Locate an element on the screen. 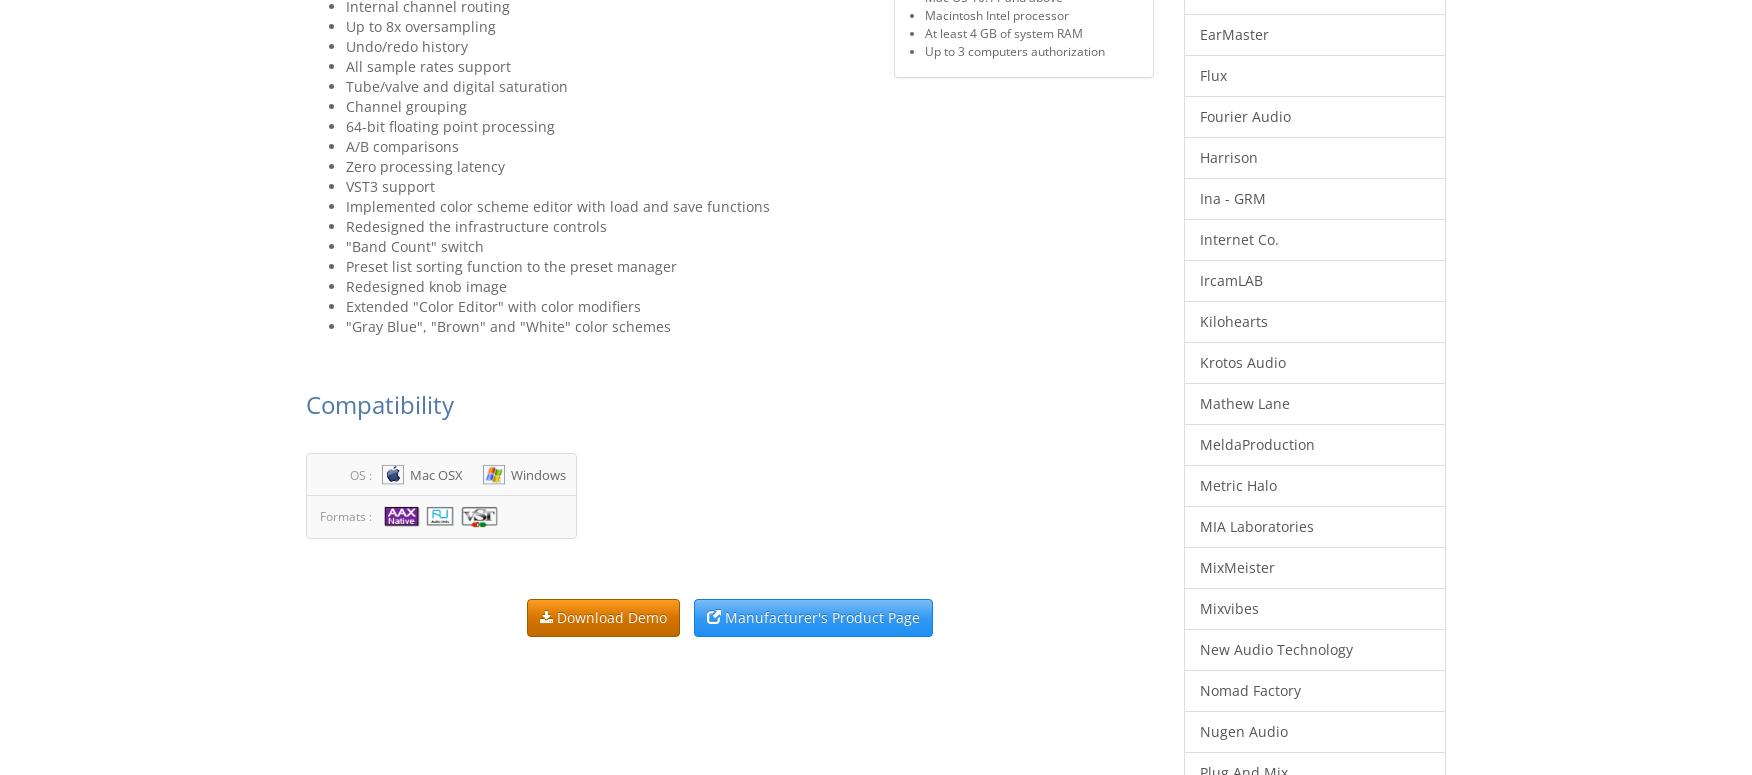 This screenshot has height=775, width=1752. 'Harrison' is located at coordinates (1227, 156).